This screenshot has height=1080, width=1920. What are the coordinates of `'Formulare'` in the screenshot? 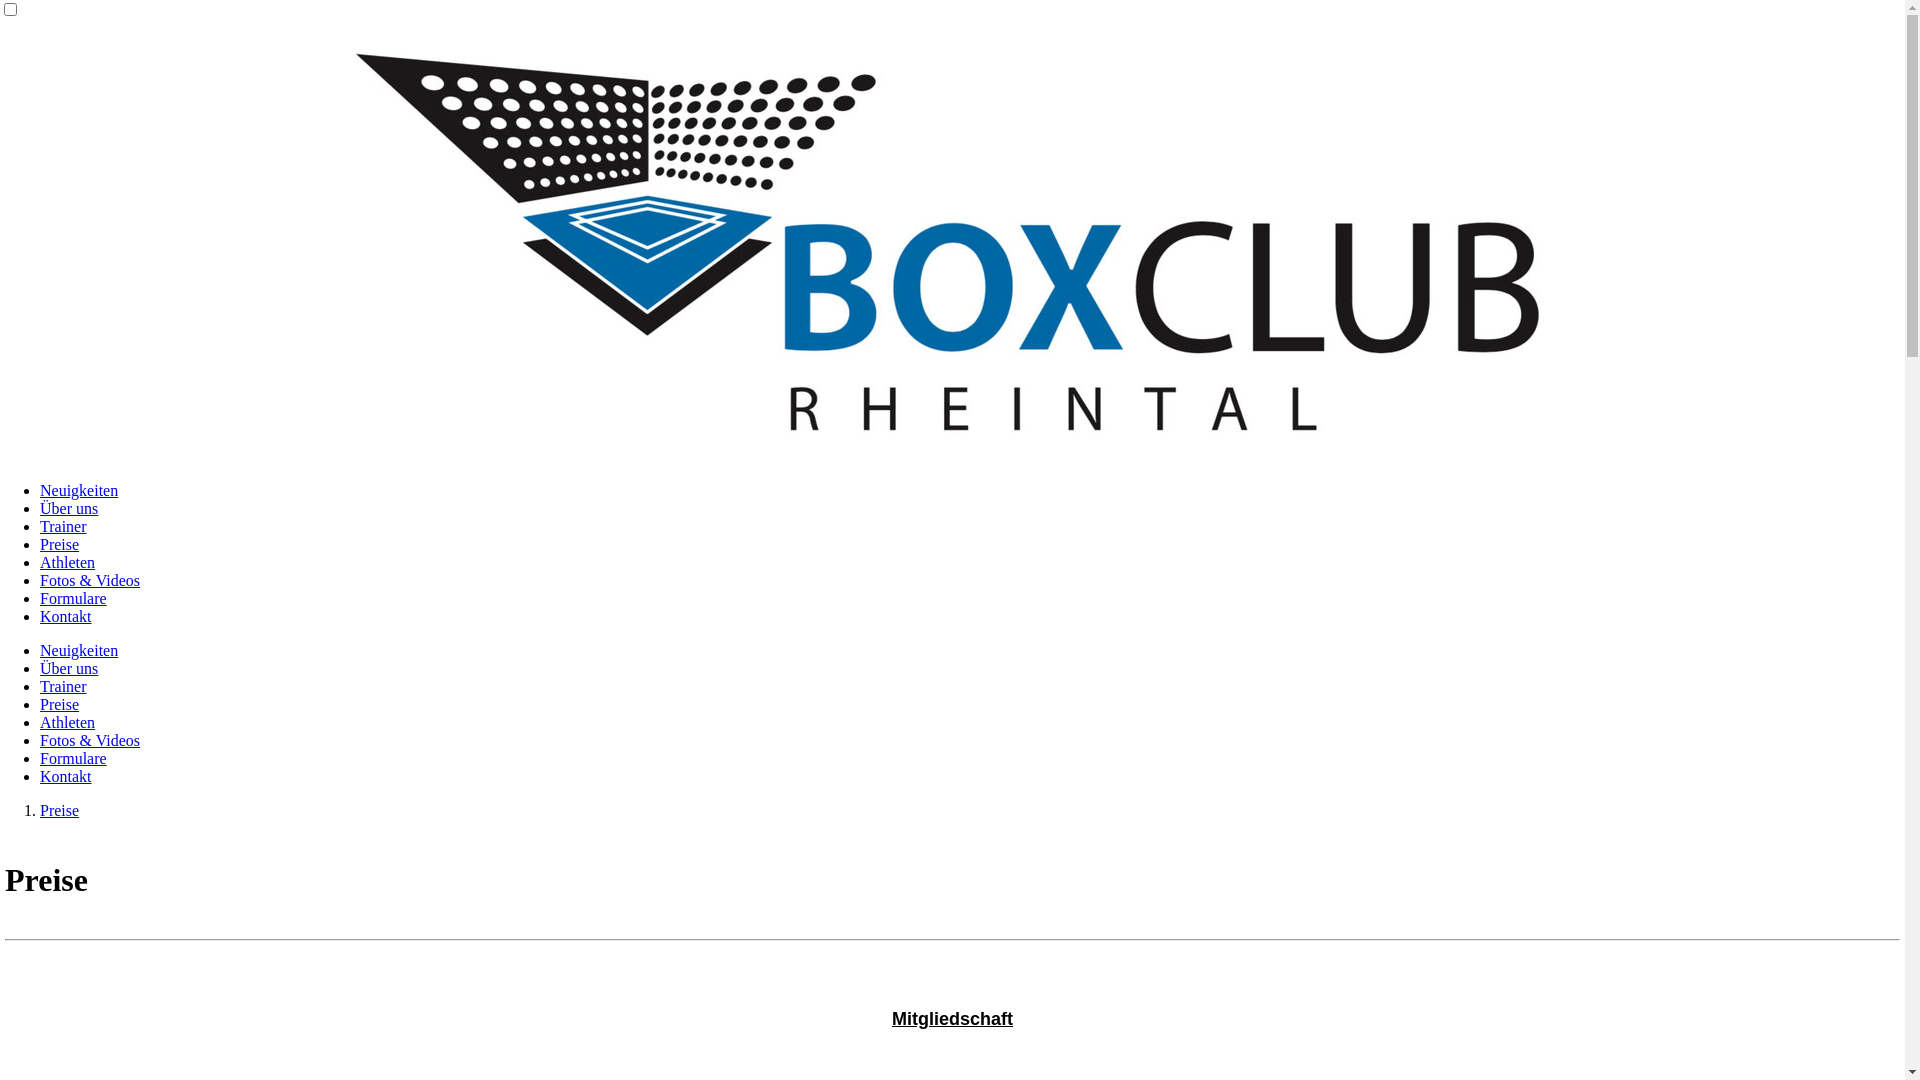 It's located at (39, 597).